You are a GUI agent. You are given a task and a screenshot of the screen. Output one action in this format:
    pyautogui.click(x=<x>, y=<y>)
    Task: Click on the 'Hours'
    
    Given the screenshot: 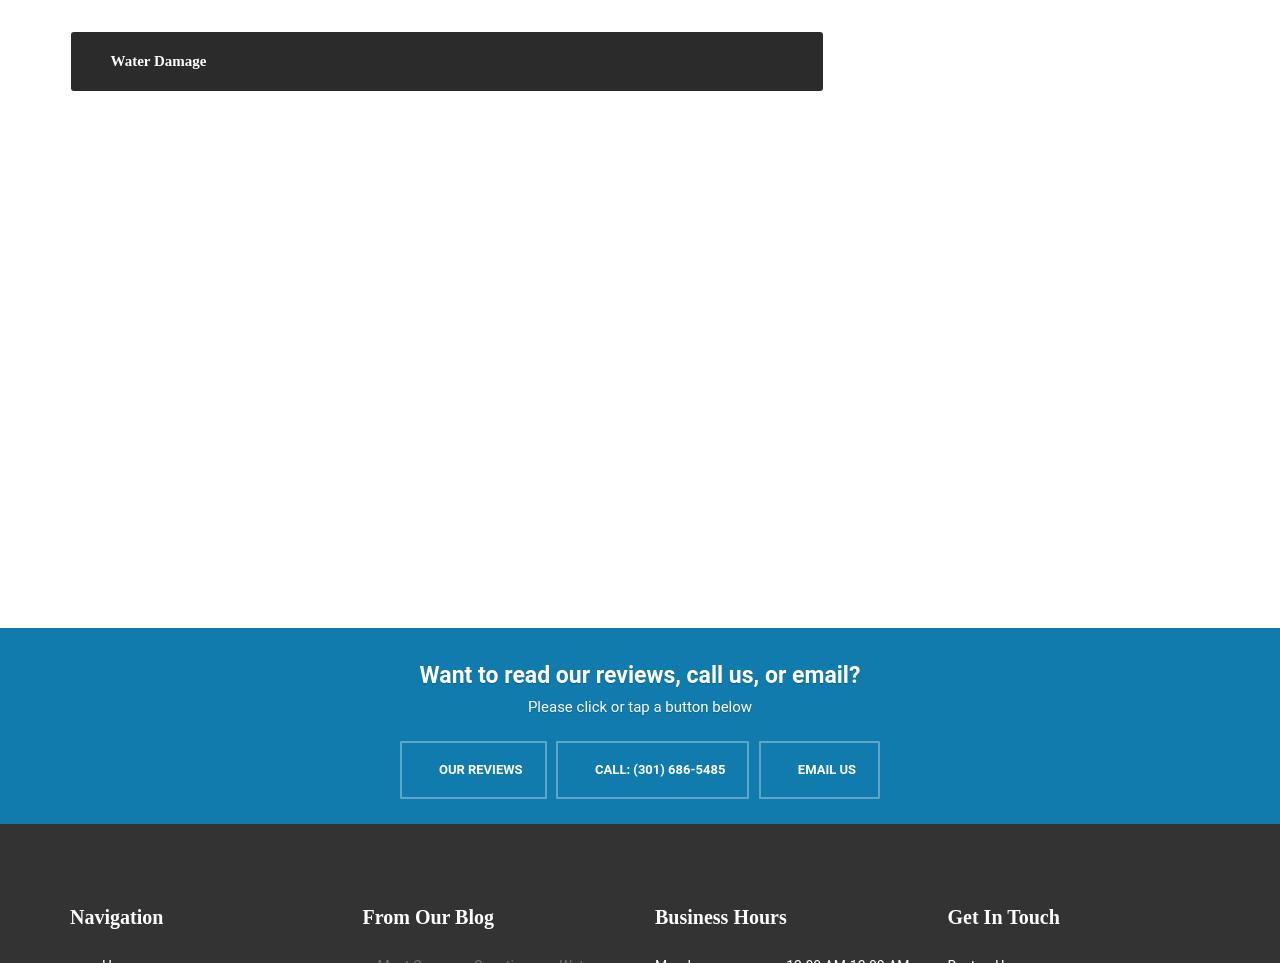 What is the action you would take?
    pyautogui.click(x=726, y=915)
    